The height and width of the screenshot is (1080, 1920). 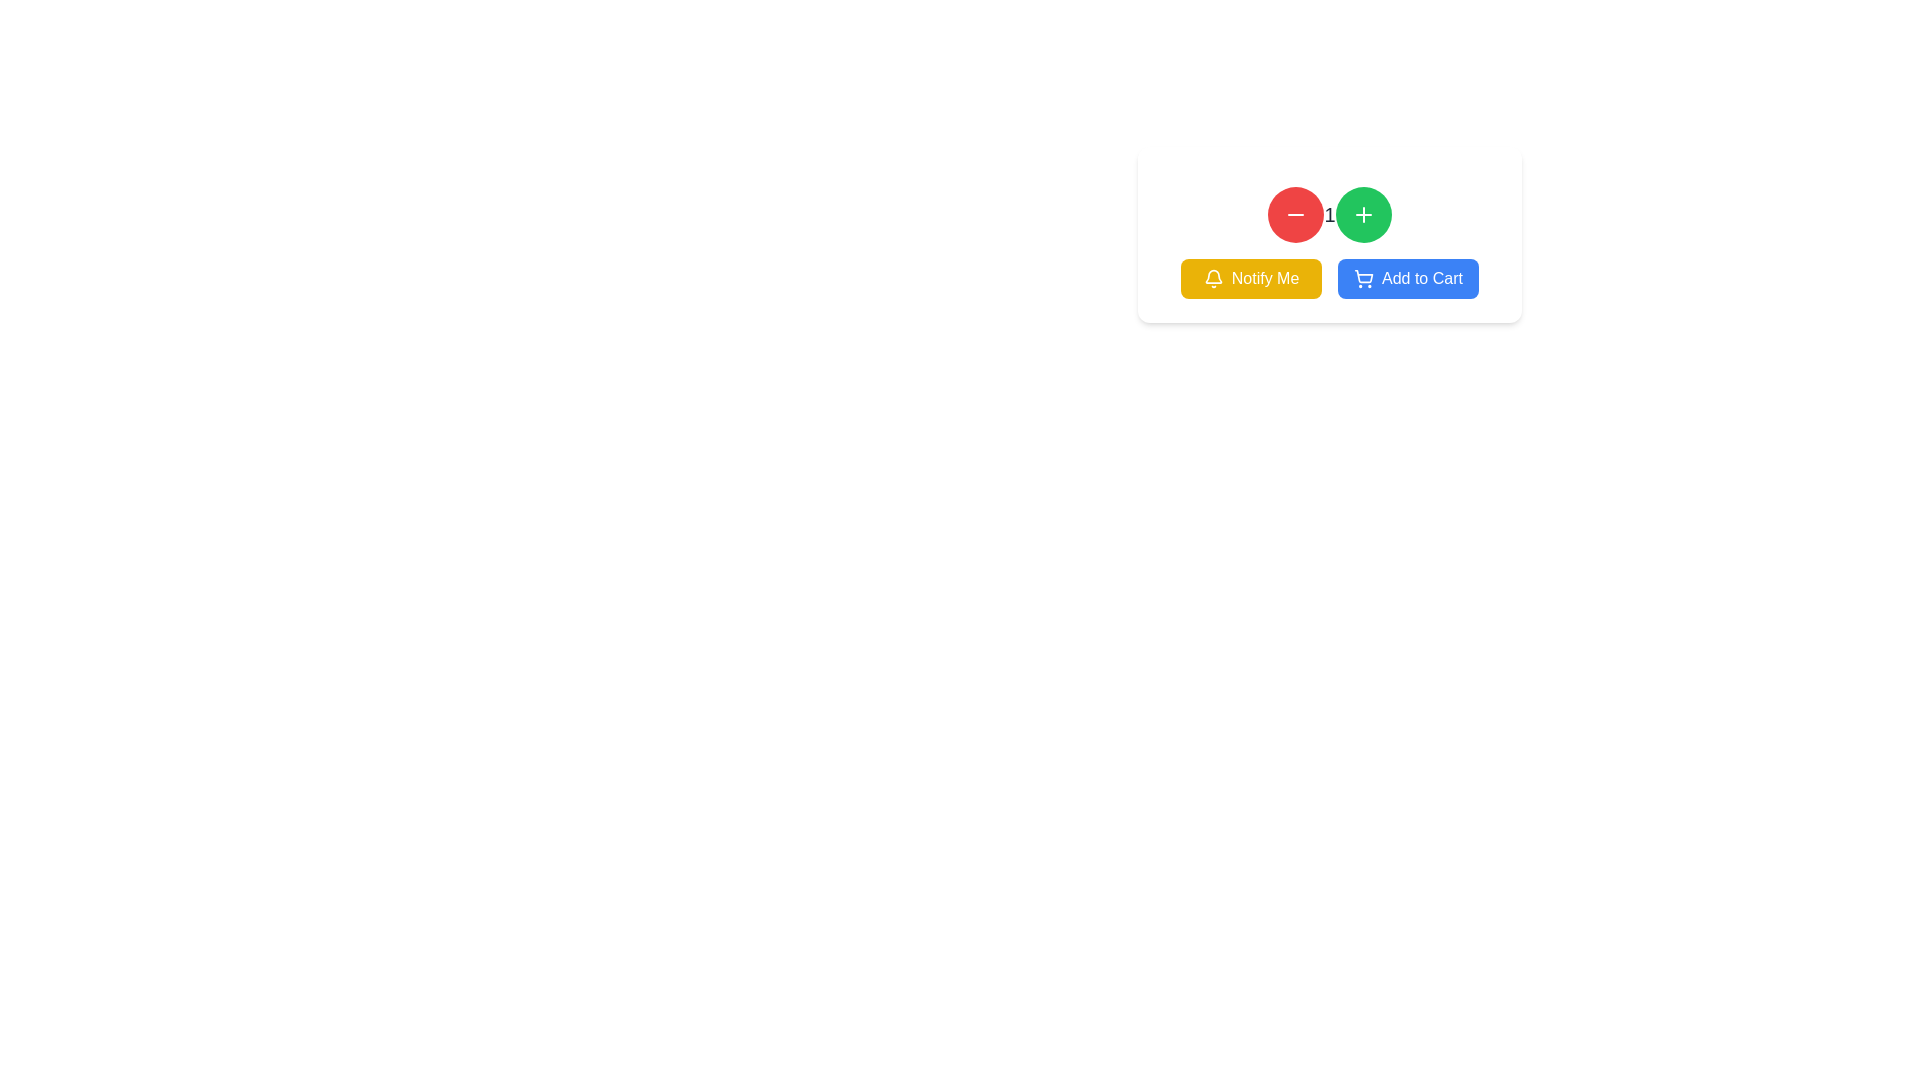 I want to click on the decrement button located to the left of the number '1' to decrease the associated quantity or value by a step, so click(x=1296, y=215).